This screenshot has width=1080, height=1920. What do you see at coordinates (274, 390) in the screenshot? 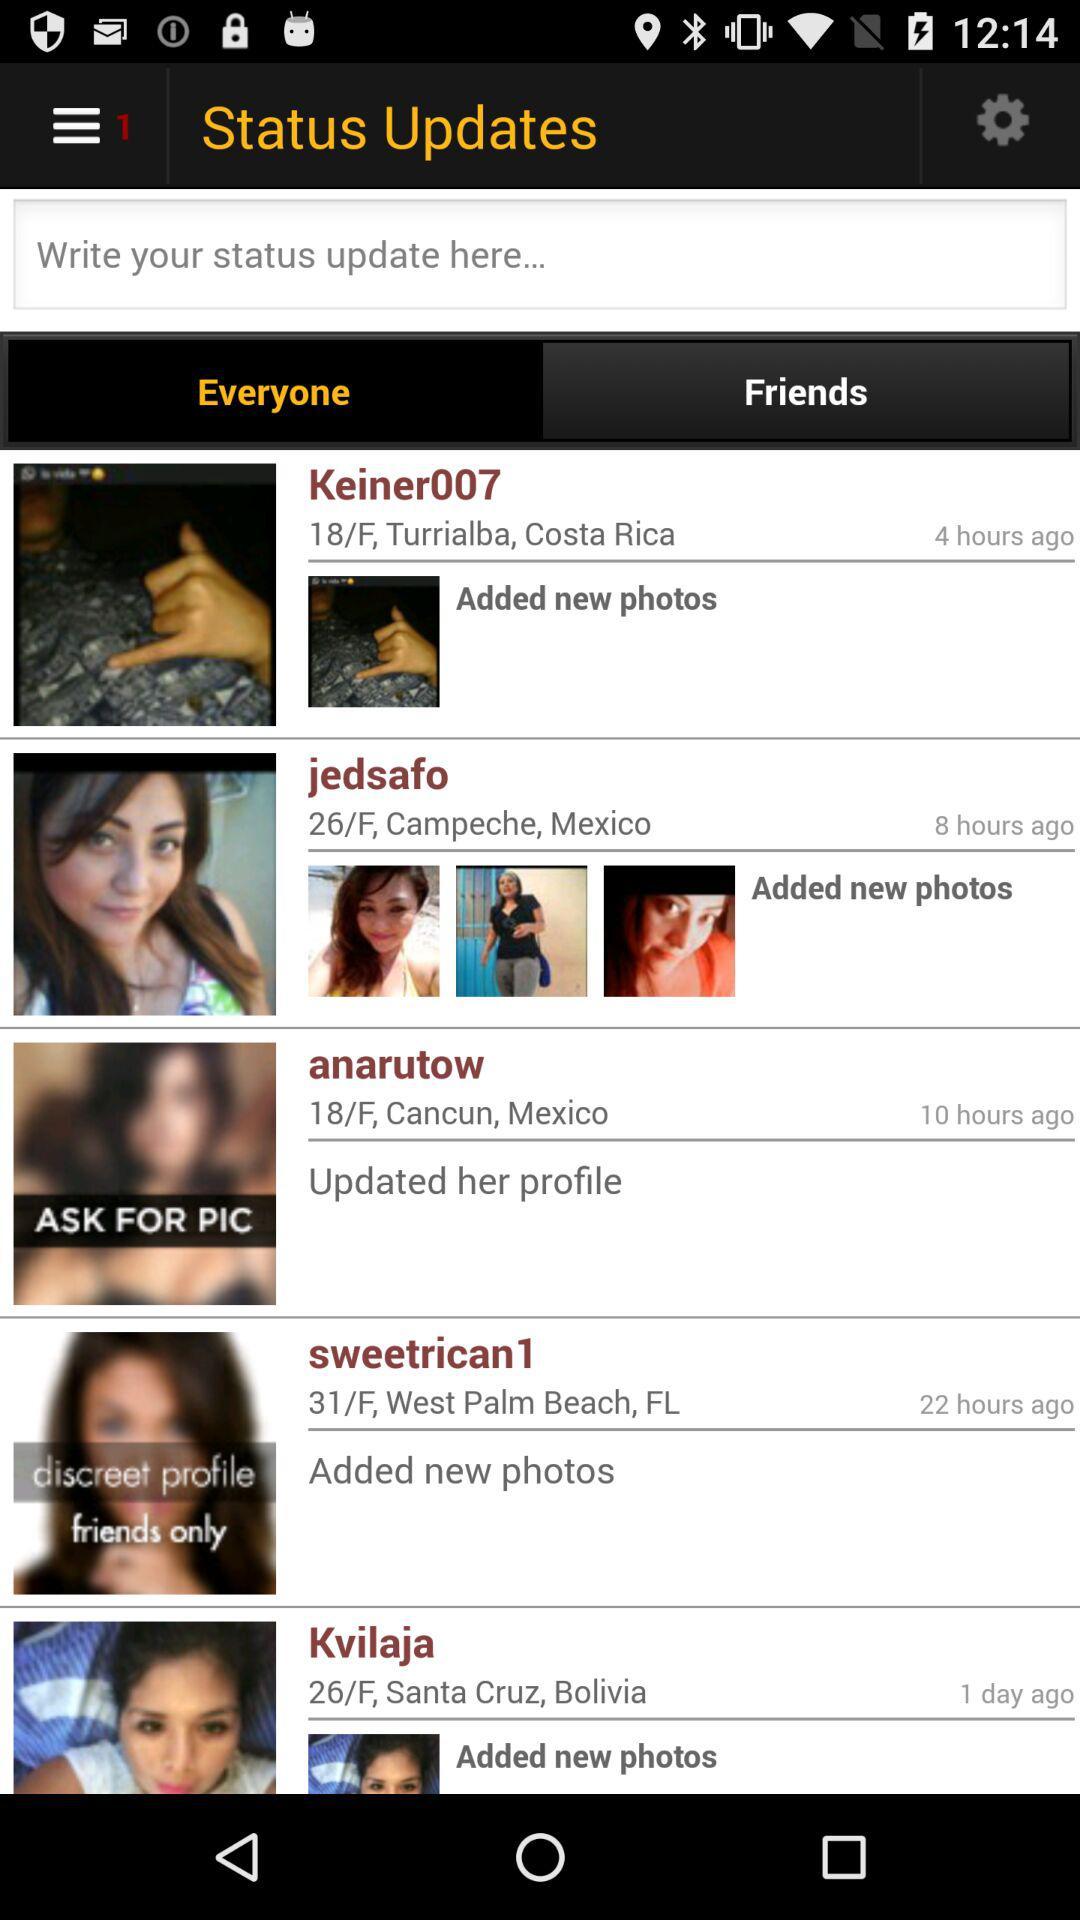
I see `the icon next to the friends` at bounding box center [274, 390].